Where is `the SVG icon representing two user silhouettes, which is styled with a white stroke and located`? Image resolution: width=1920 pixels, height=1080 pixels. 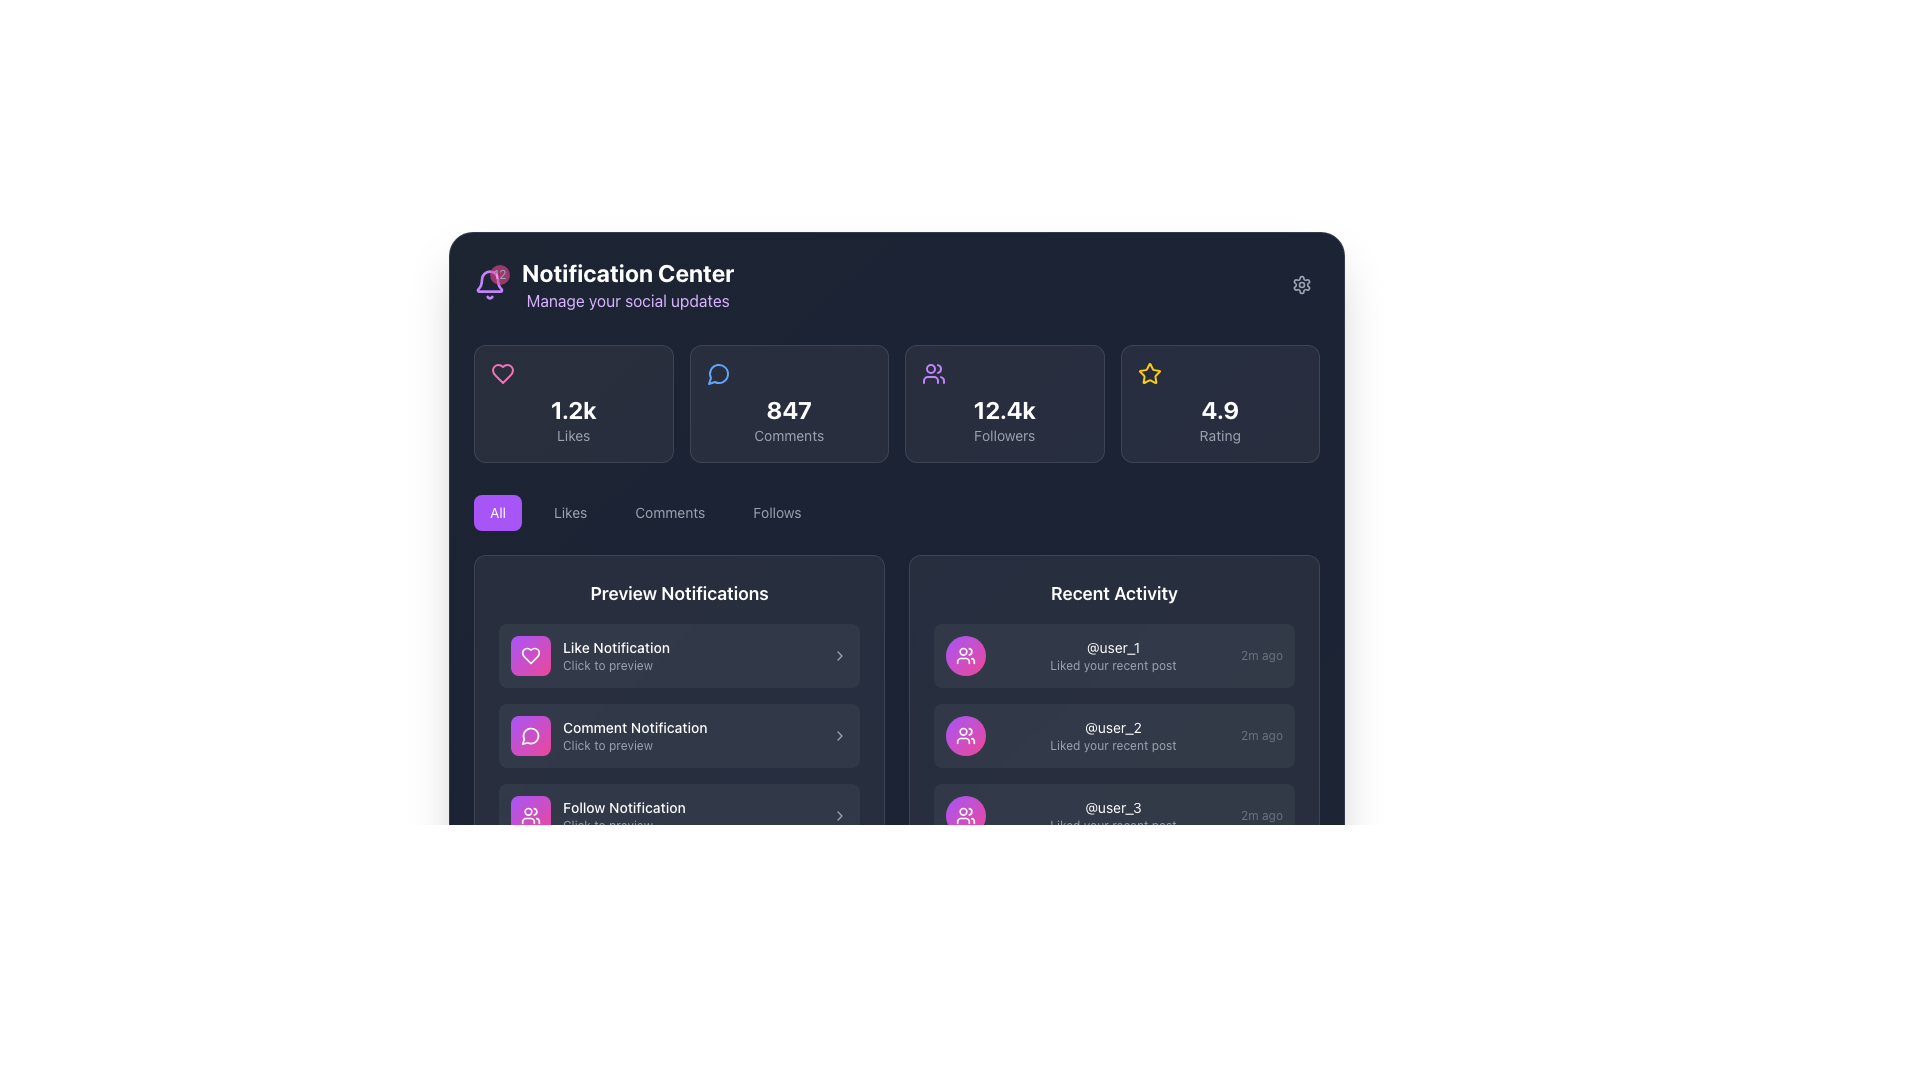
the SVG icon representing two user silhouettes, which is styled with a white stroke and located is located at coordinates (965, 655).